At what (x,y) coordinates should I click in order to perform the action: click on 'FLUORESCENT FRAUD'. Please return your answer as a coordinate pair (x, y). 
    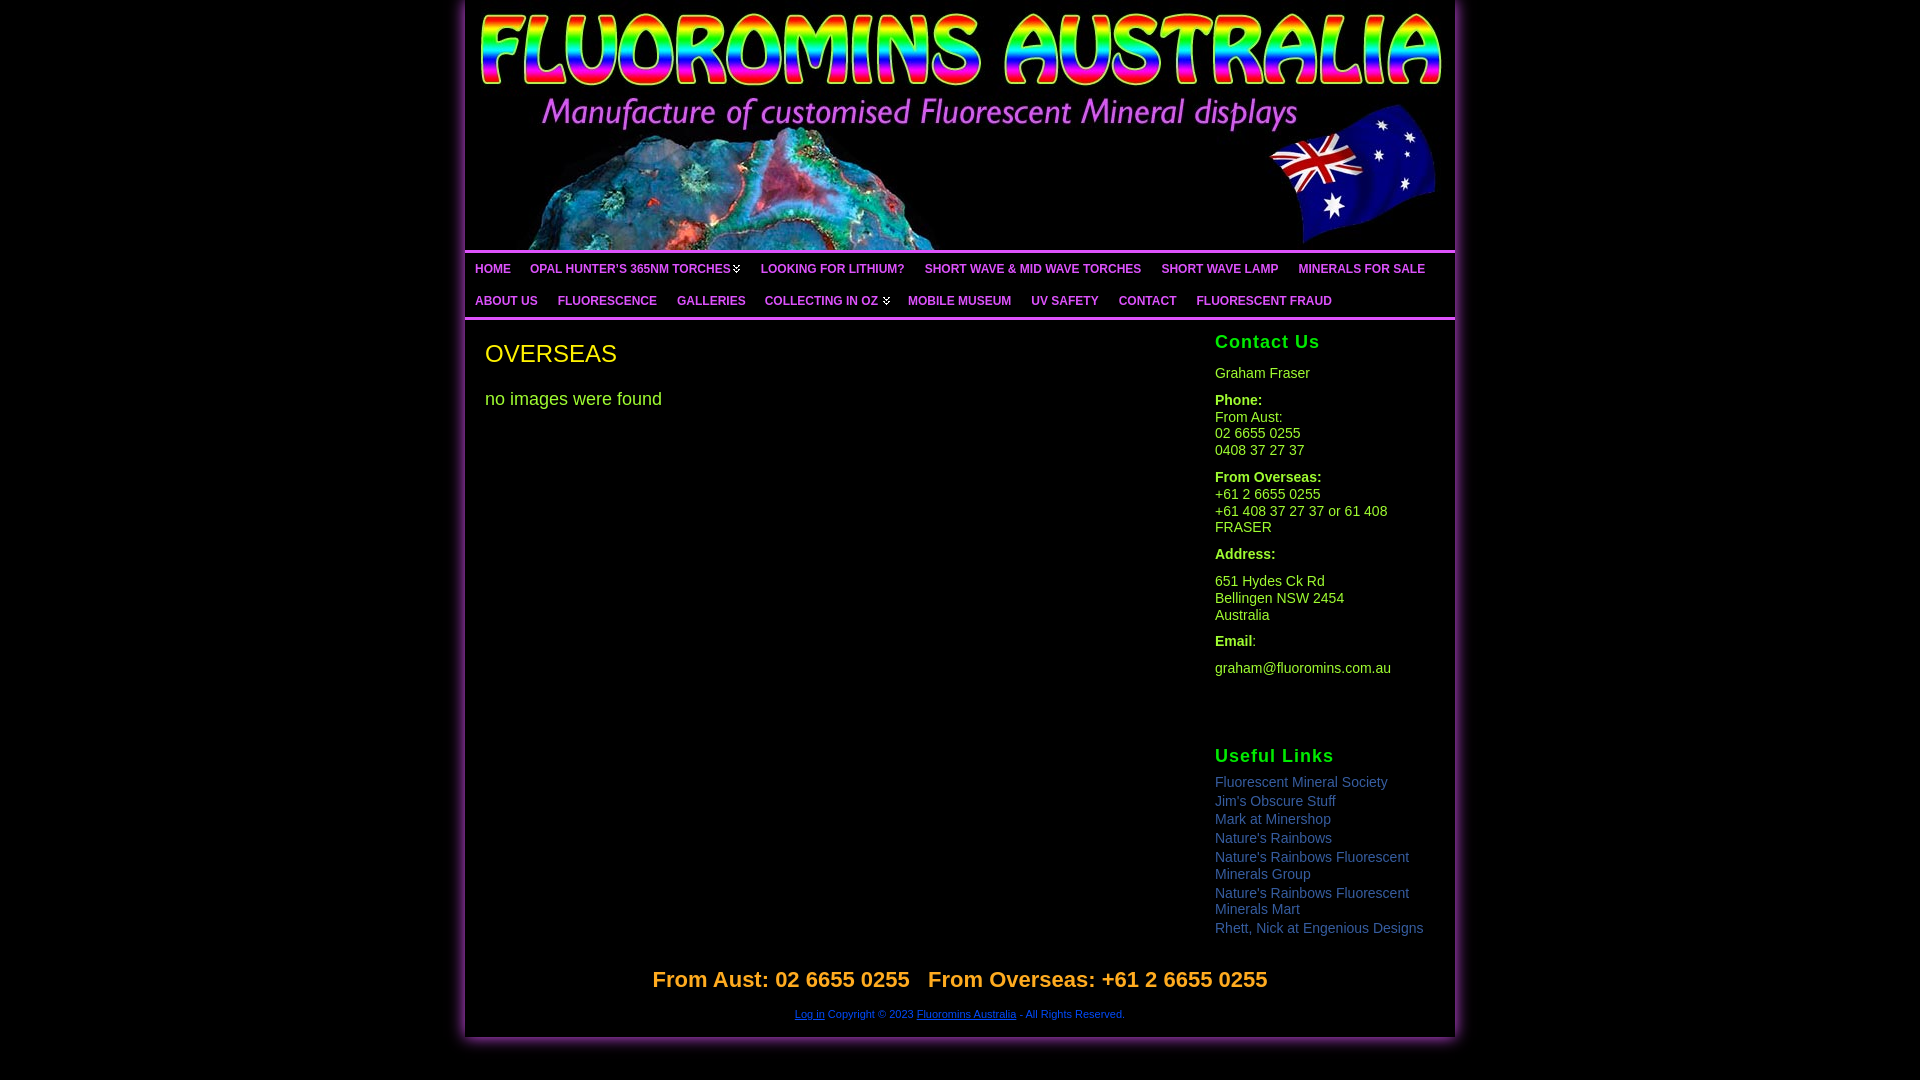
    Looking at the image, I should click on (1262, 300).